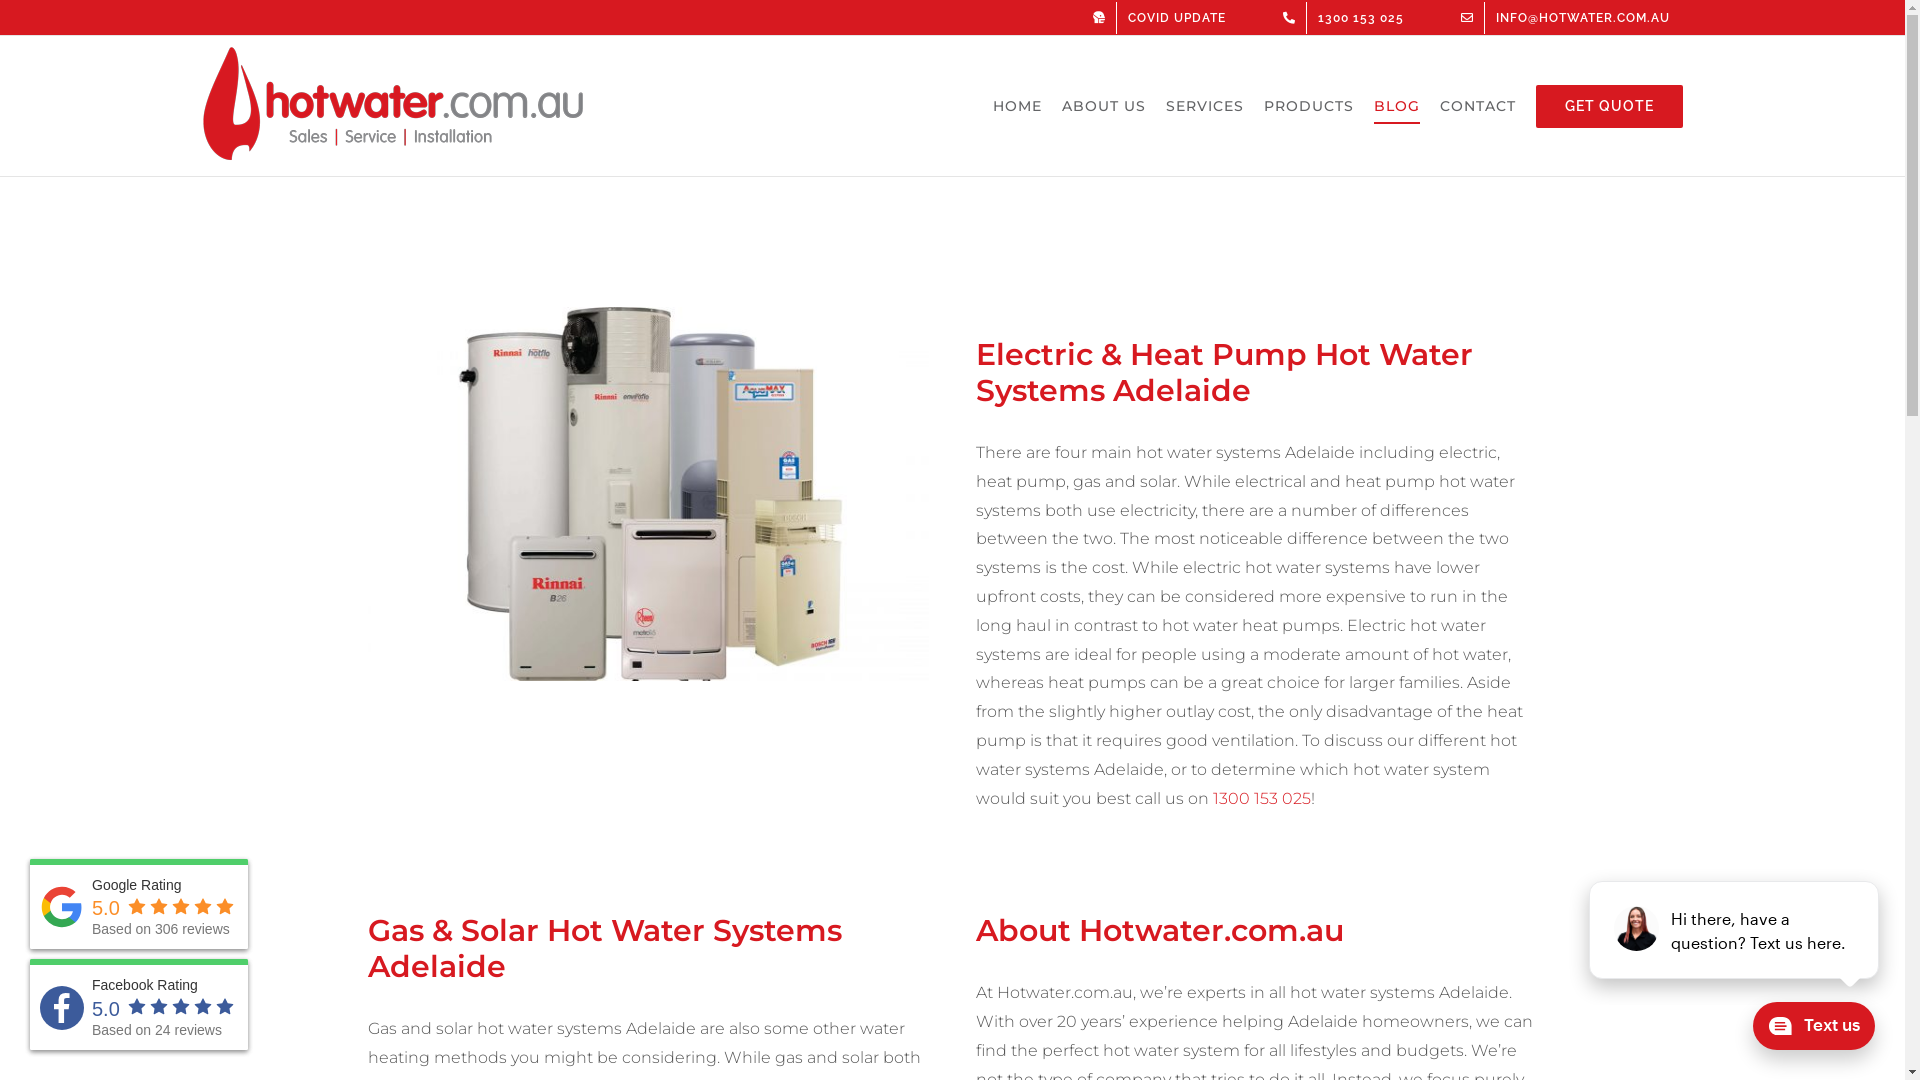 This screenshot has height=1080, width=1920. What do you see at coordinates (1478, 105) in the screenshot?
I see `'CONTACT'` at bounding box center [1478, 105].